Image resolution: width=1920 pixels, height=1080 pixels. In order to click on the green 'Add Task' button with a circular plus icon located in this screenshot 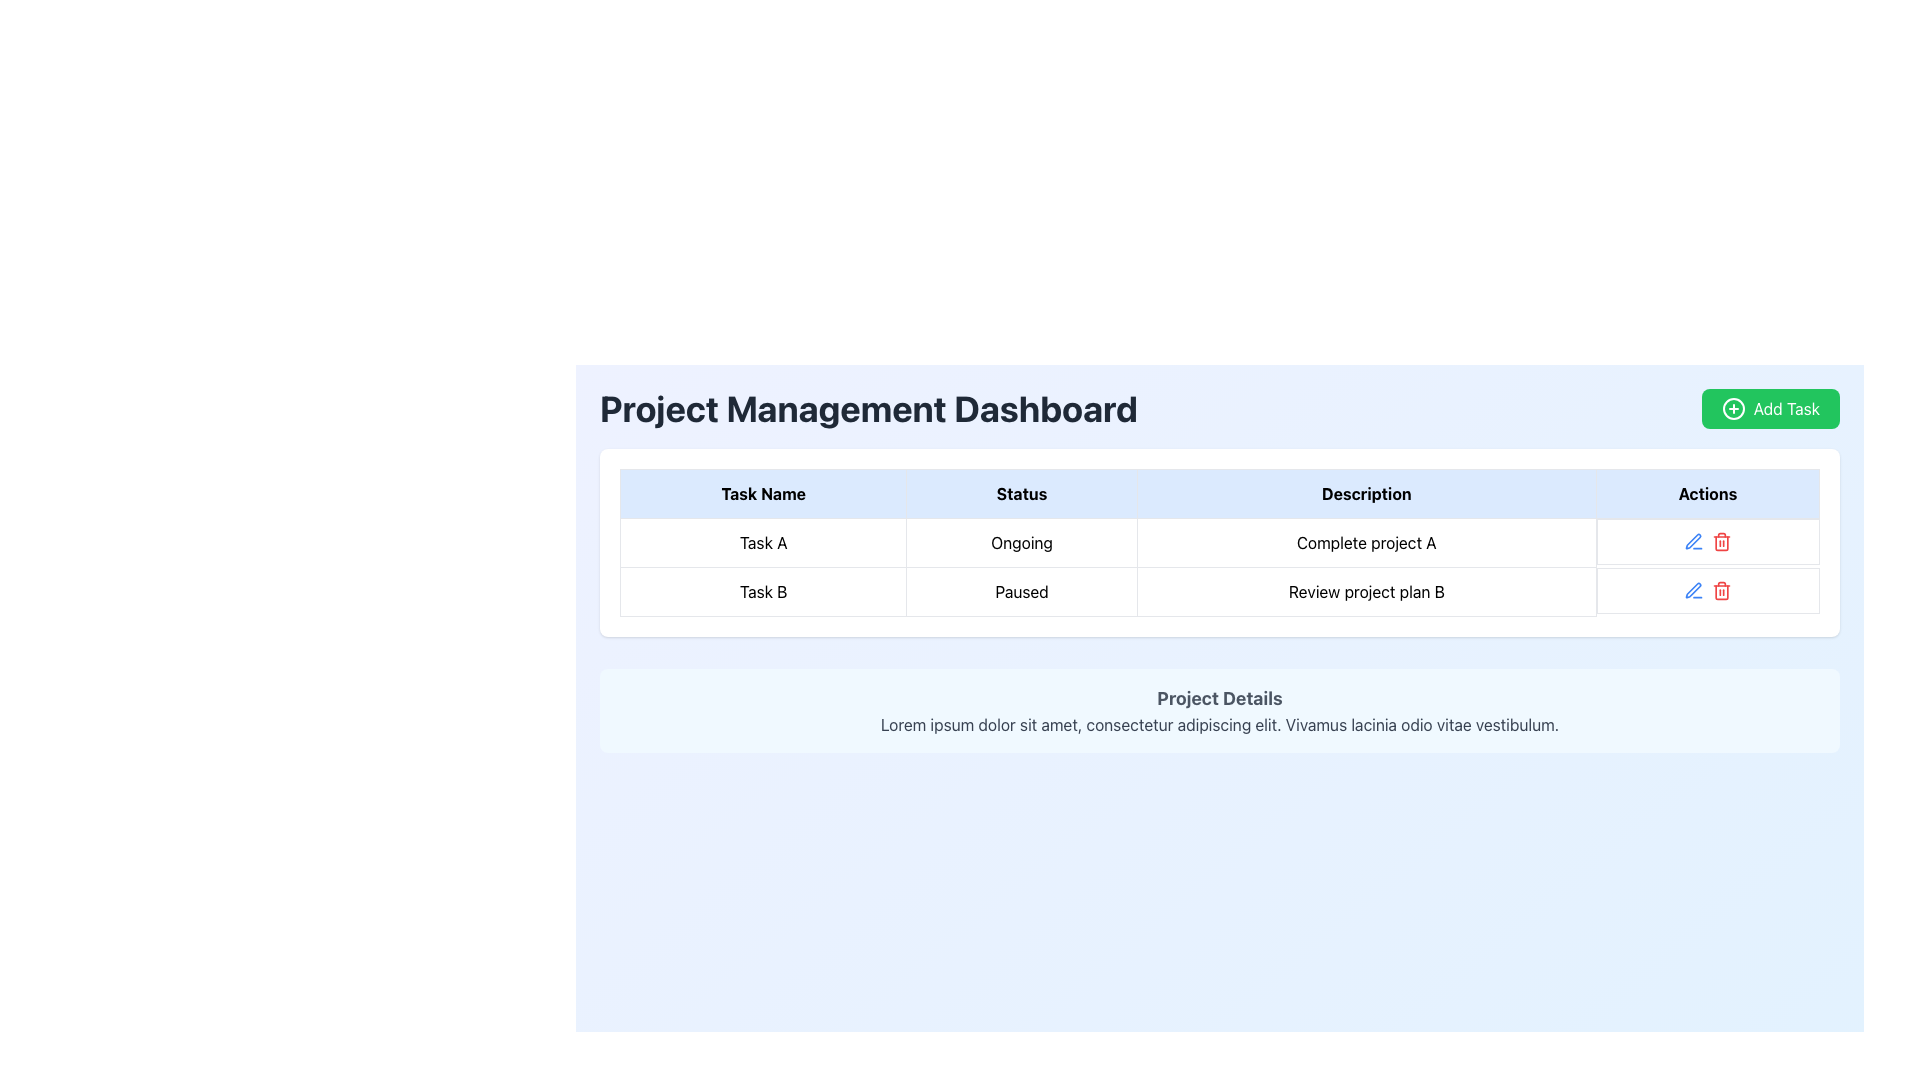, I will do `click(1770, 407)`.